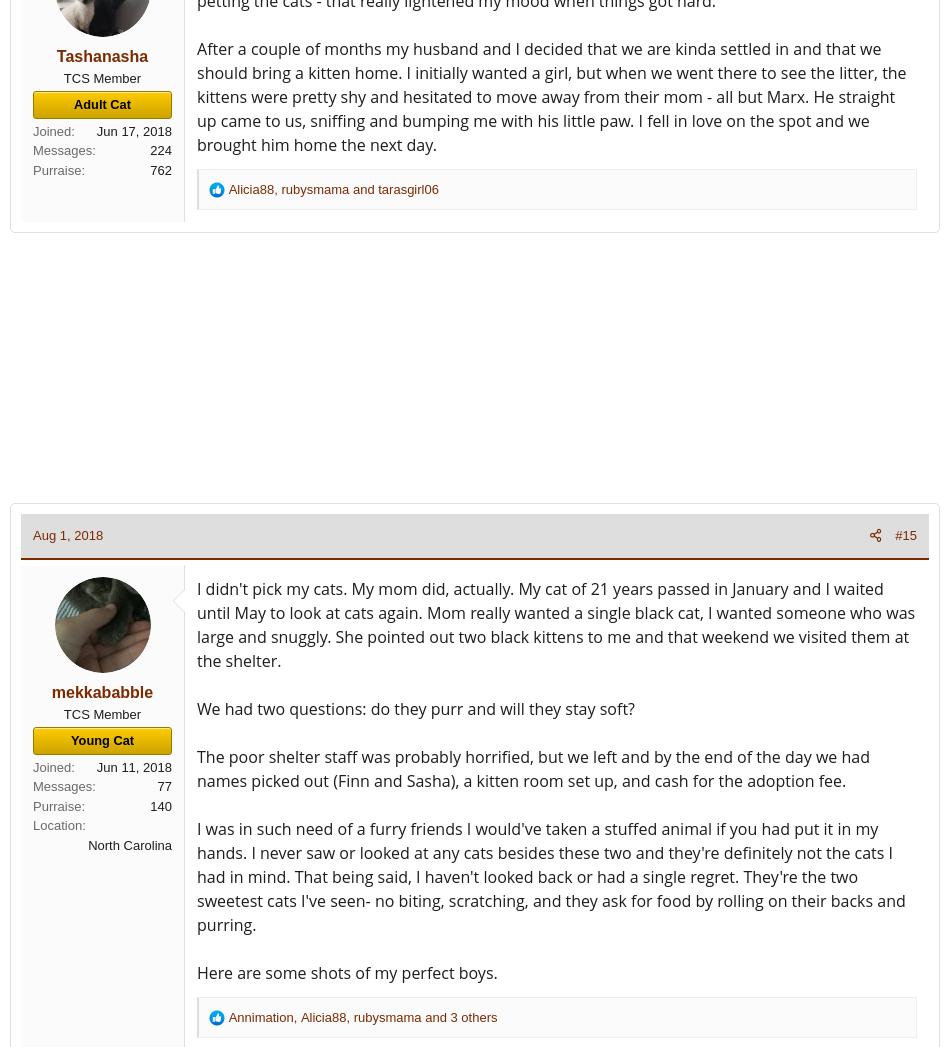 Image resolution: width=950 pixels, height=1047 pixels. Describe the element at coordinates (377, 188) in the screenshot. I see `'tarasgirl06'` at that location.